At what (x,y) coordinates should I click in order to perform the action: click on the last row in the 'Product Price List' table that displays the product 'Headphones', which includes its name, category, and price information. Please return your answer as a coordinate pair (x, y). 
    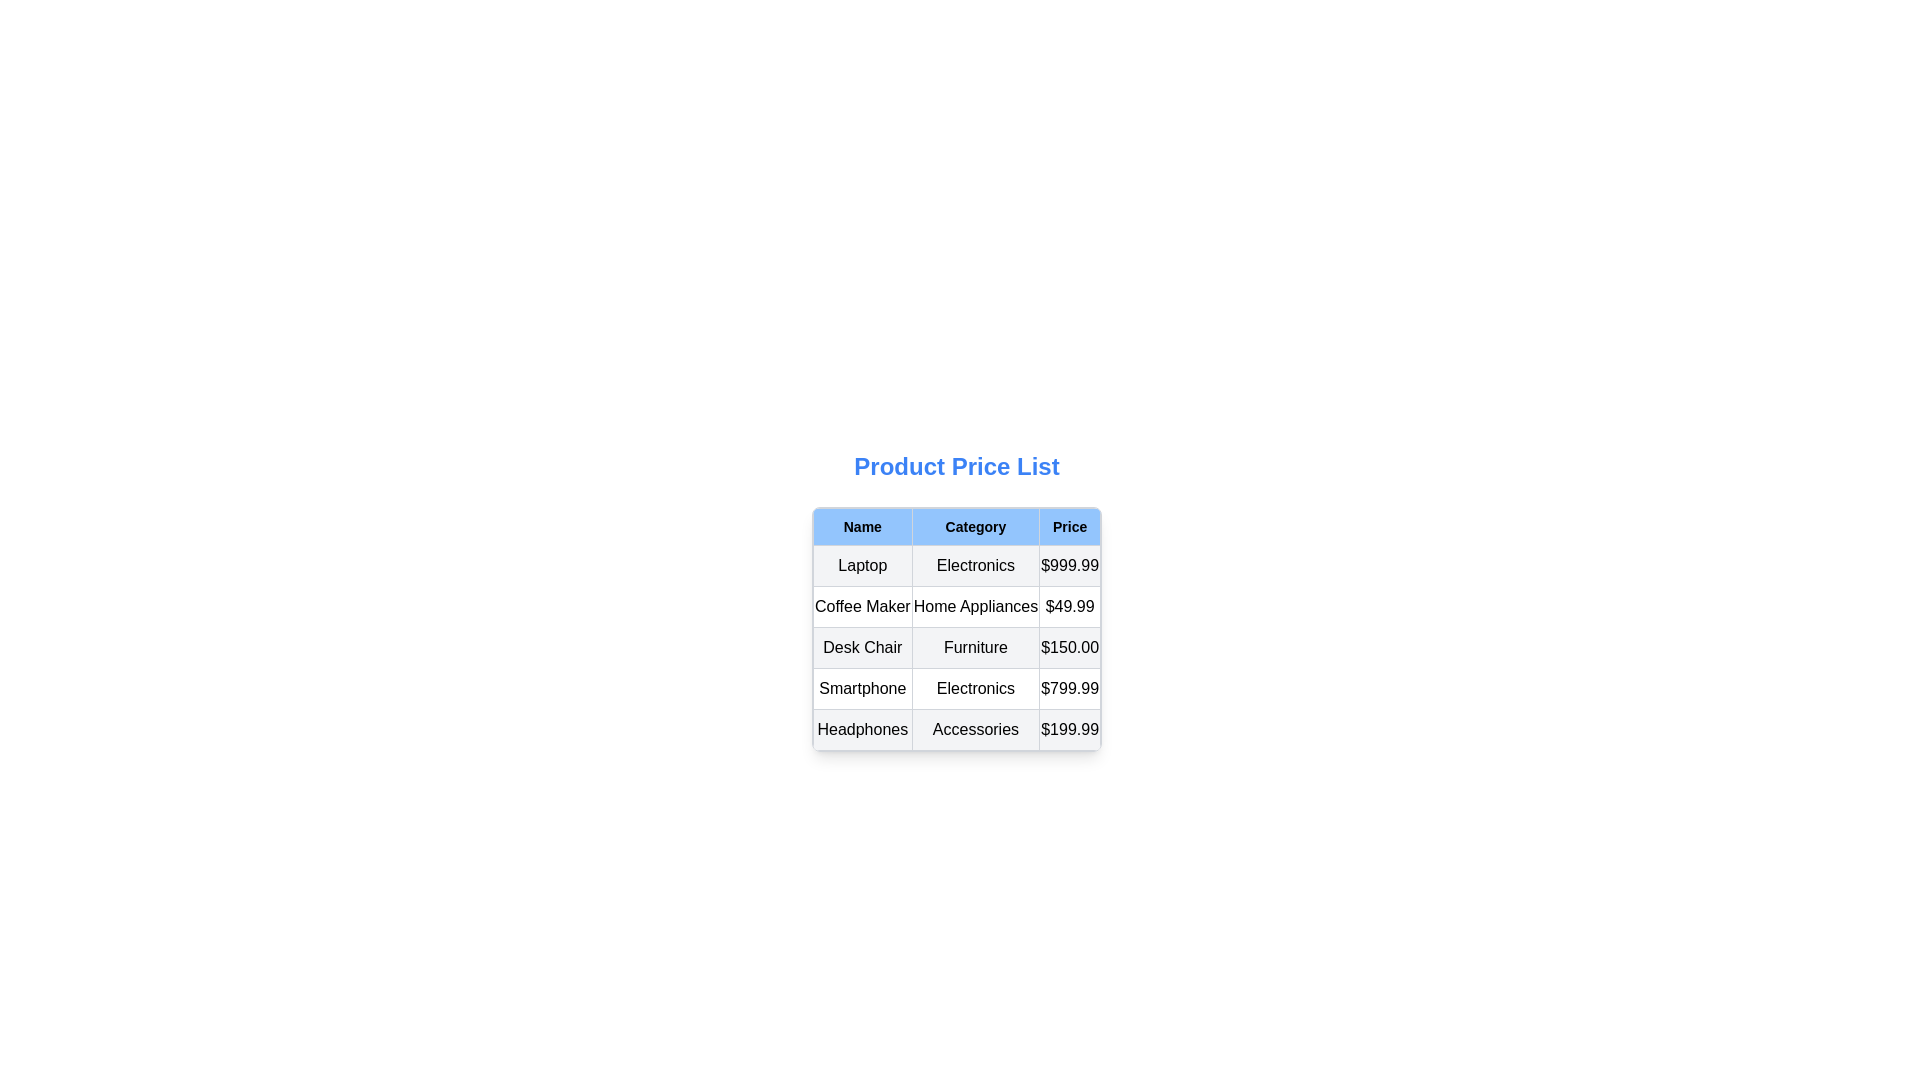
    Looking at the image, I should click on (955, 729).